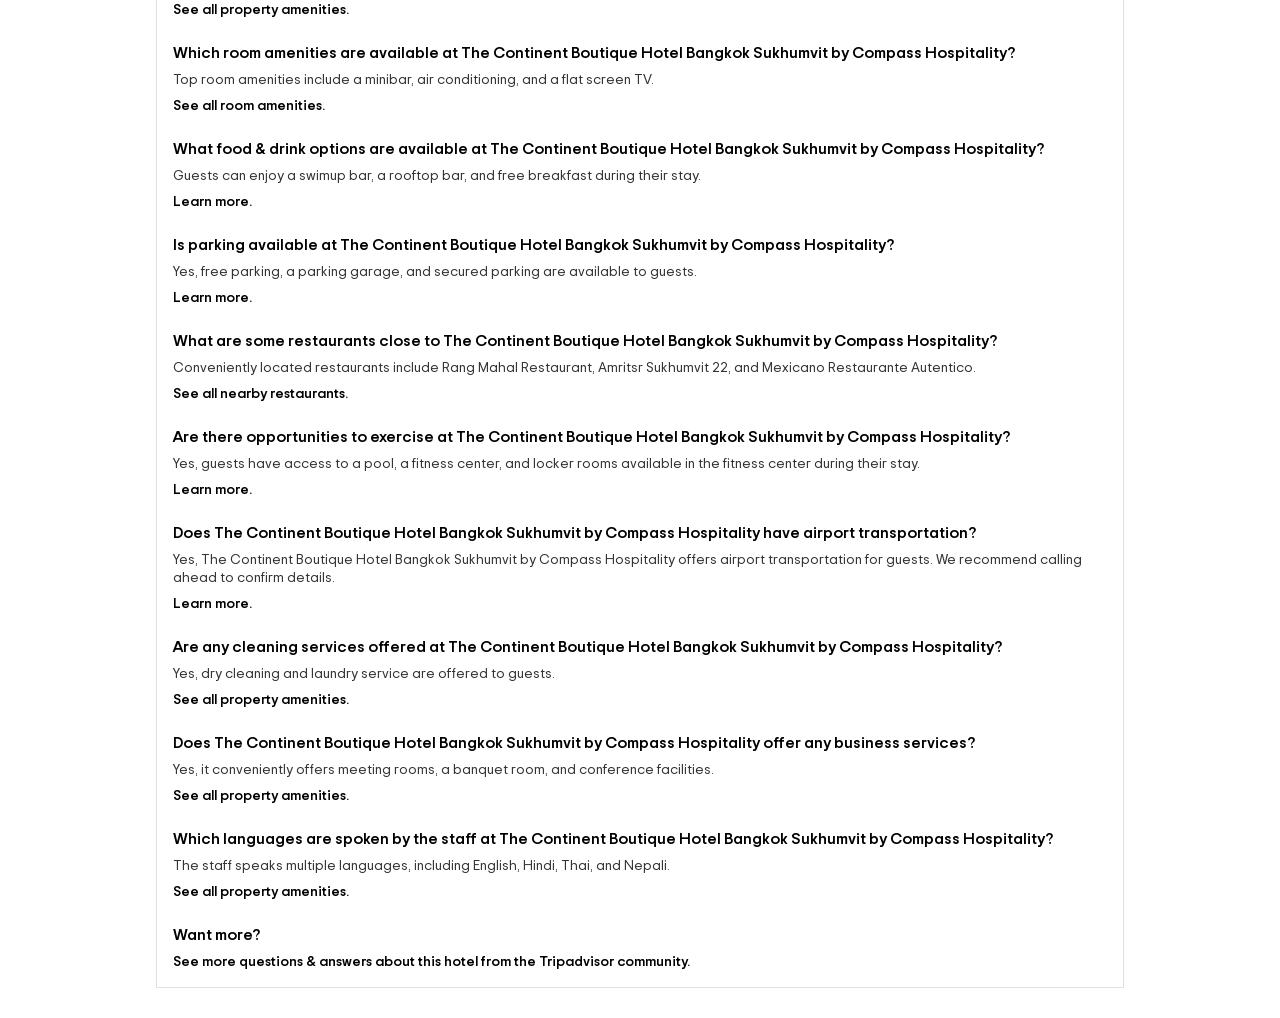 Image resolution: width=1280 pixels, height=1018 pixels. Describe the element at coordinates (586, 714) in the screenshot. I see `'Are any cleaning services offered at The Continent Boutique Hotel Bangkok Sukhumvit by Compass Hospitality?'` at that location.